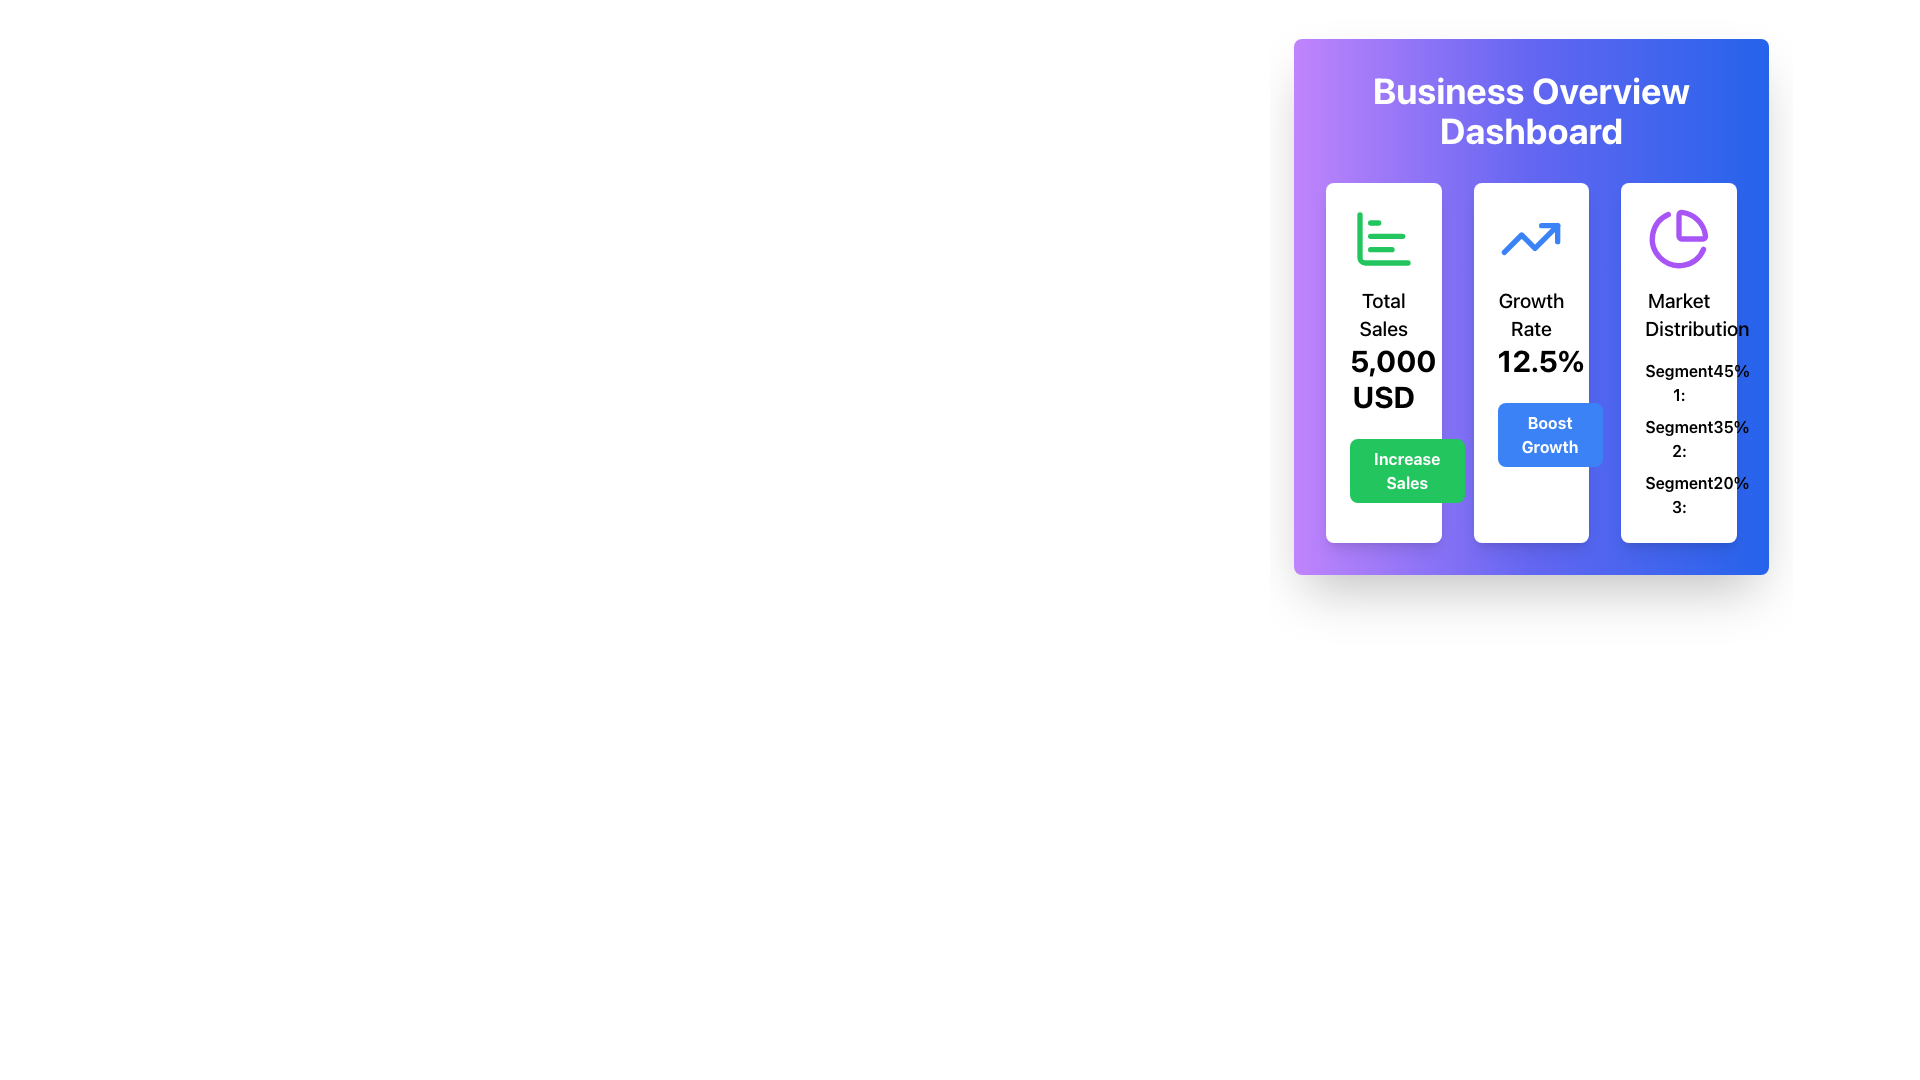 This screenshot has width=1920, height=1080. Describe the element at coordinates (1679, 382) in the screenshot. I see `the 'Segment 1: 45%' text label, which is the first entry in the 'Market Distribution' section of the dashboard` at that location.